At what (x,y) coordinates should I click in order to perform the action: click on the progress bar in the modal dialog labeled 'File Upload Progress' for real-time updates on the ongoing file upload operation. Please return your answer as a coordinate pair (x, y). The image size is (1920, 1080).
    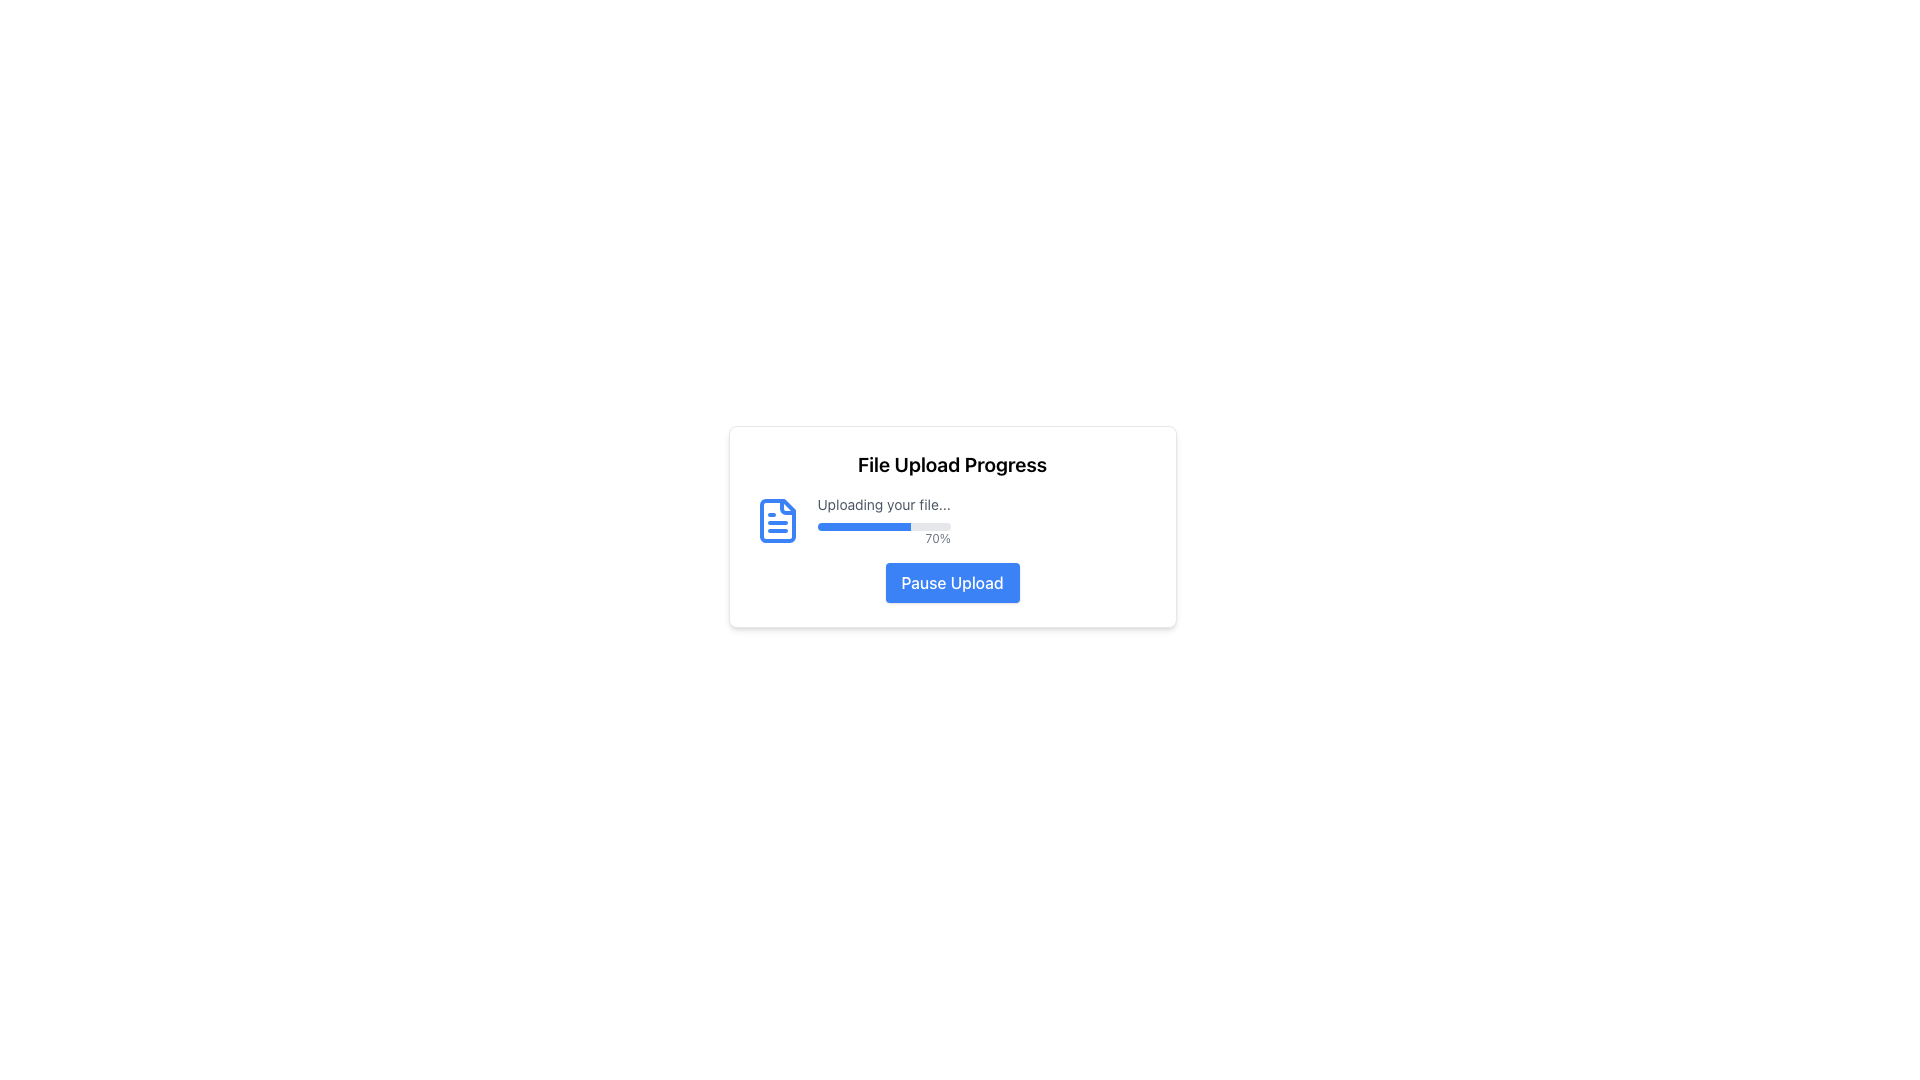
    Looking at the image, I should click on (883, 519).